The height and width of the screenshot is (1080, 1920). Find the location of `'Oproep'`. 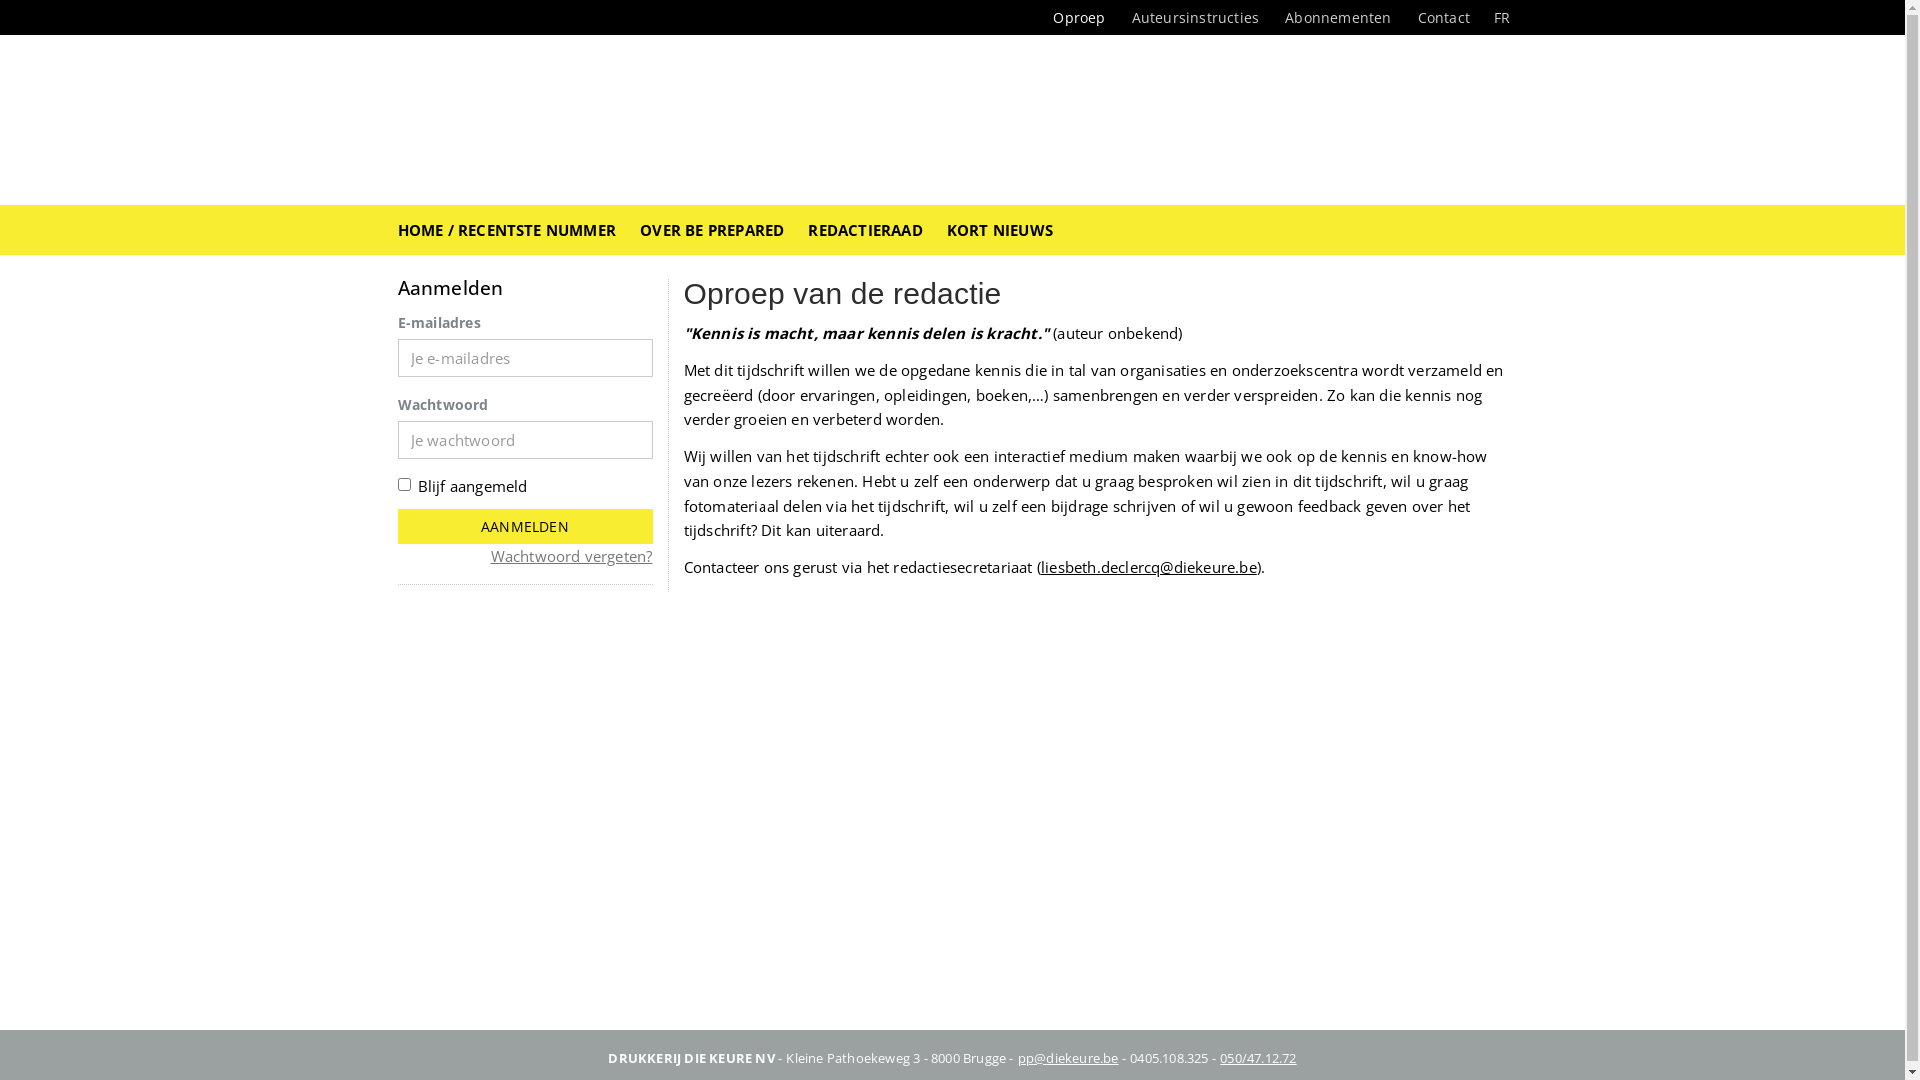

'Oproep' is located at coordinates (1078, 17).